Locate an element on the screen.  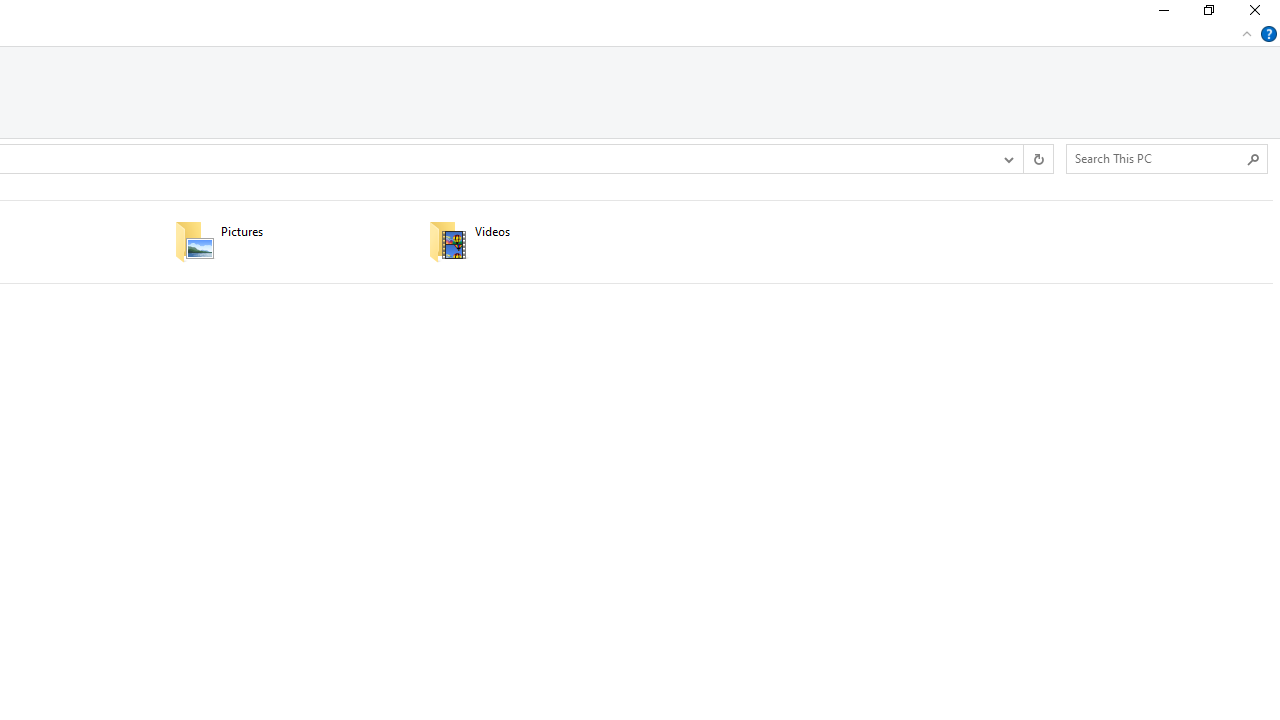
'Refresh "This PC" (F5)' is located at coordinates (1038, 158).